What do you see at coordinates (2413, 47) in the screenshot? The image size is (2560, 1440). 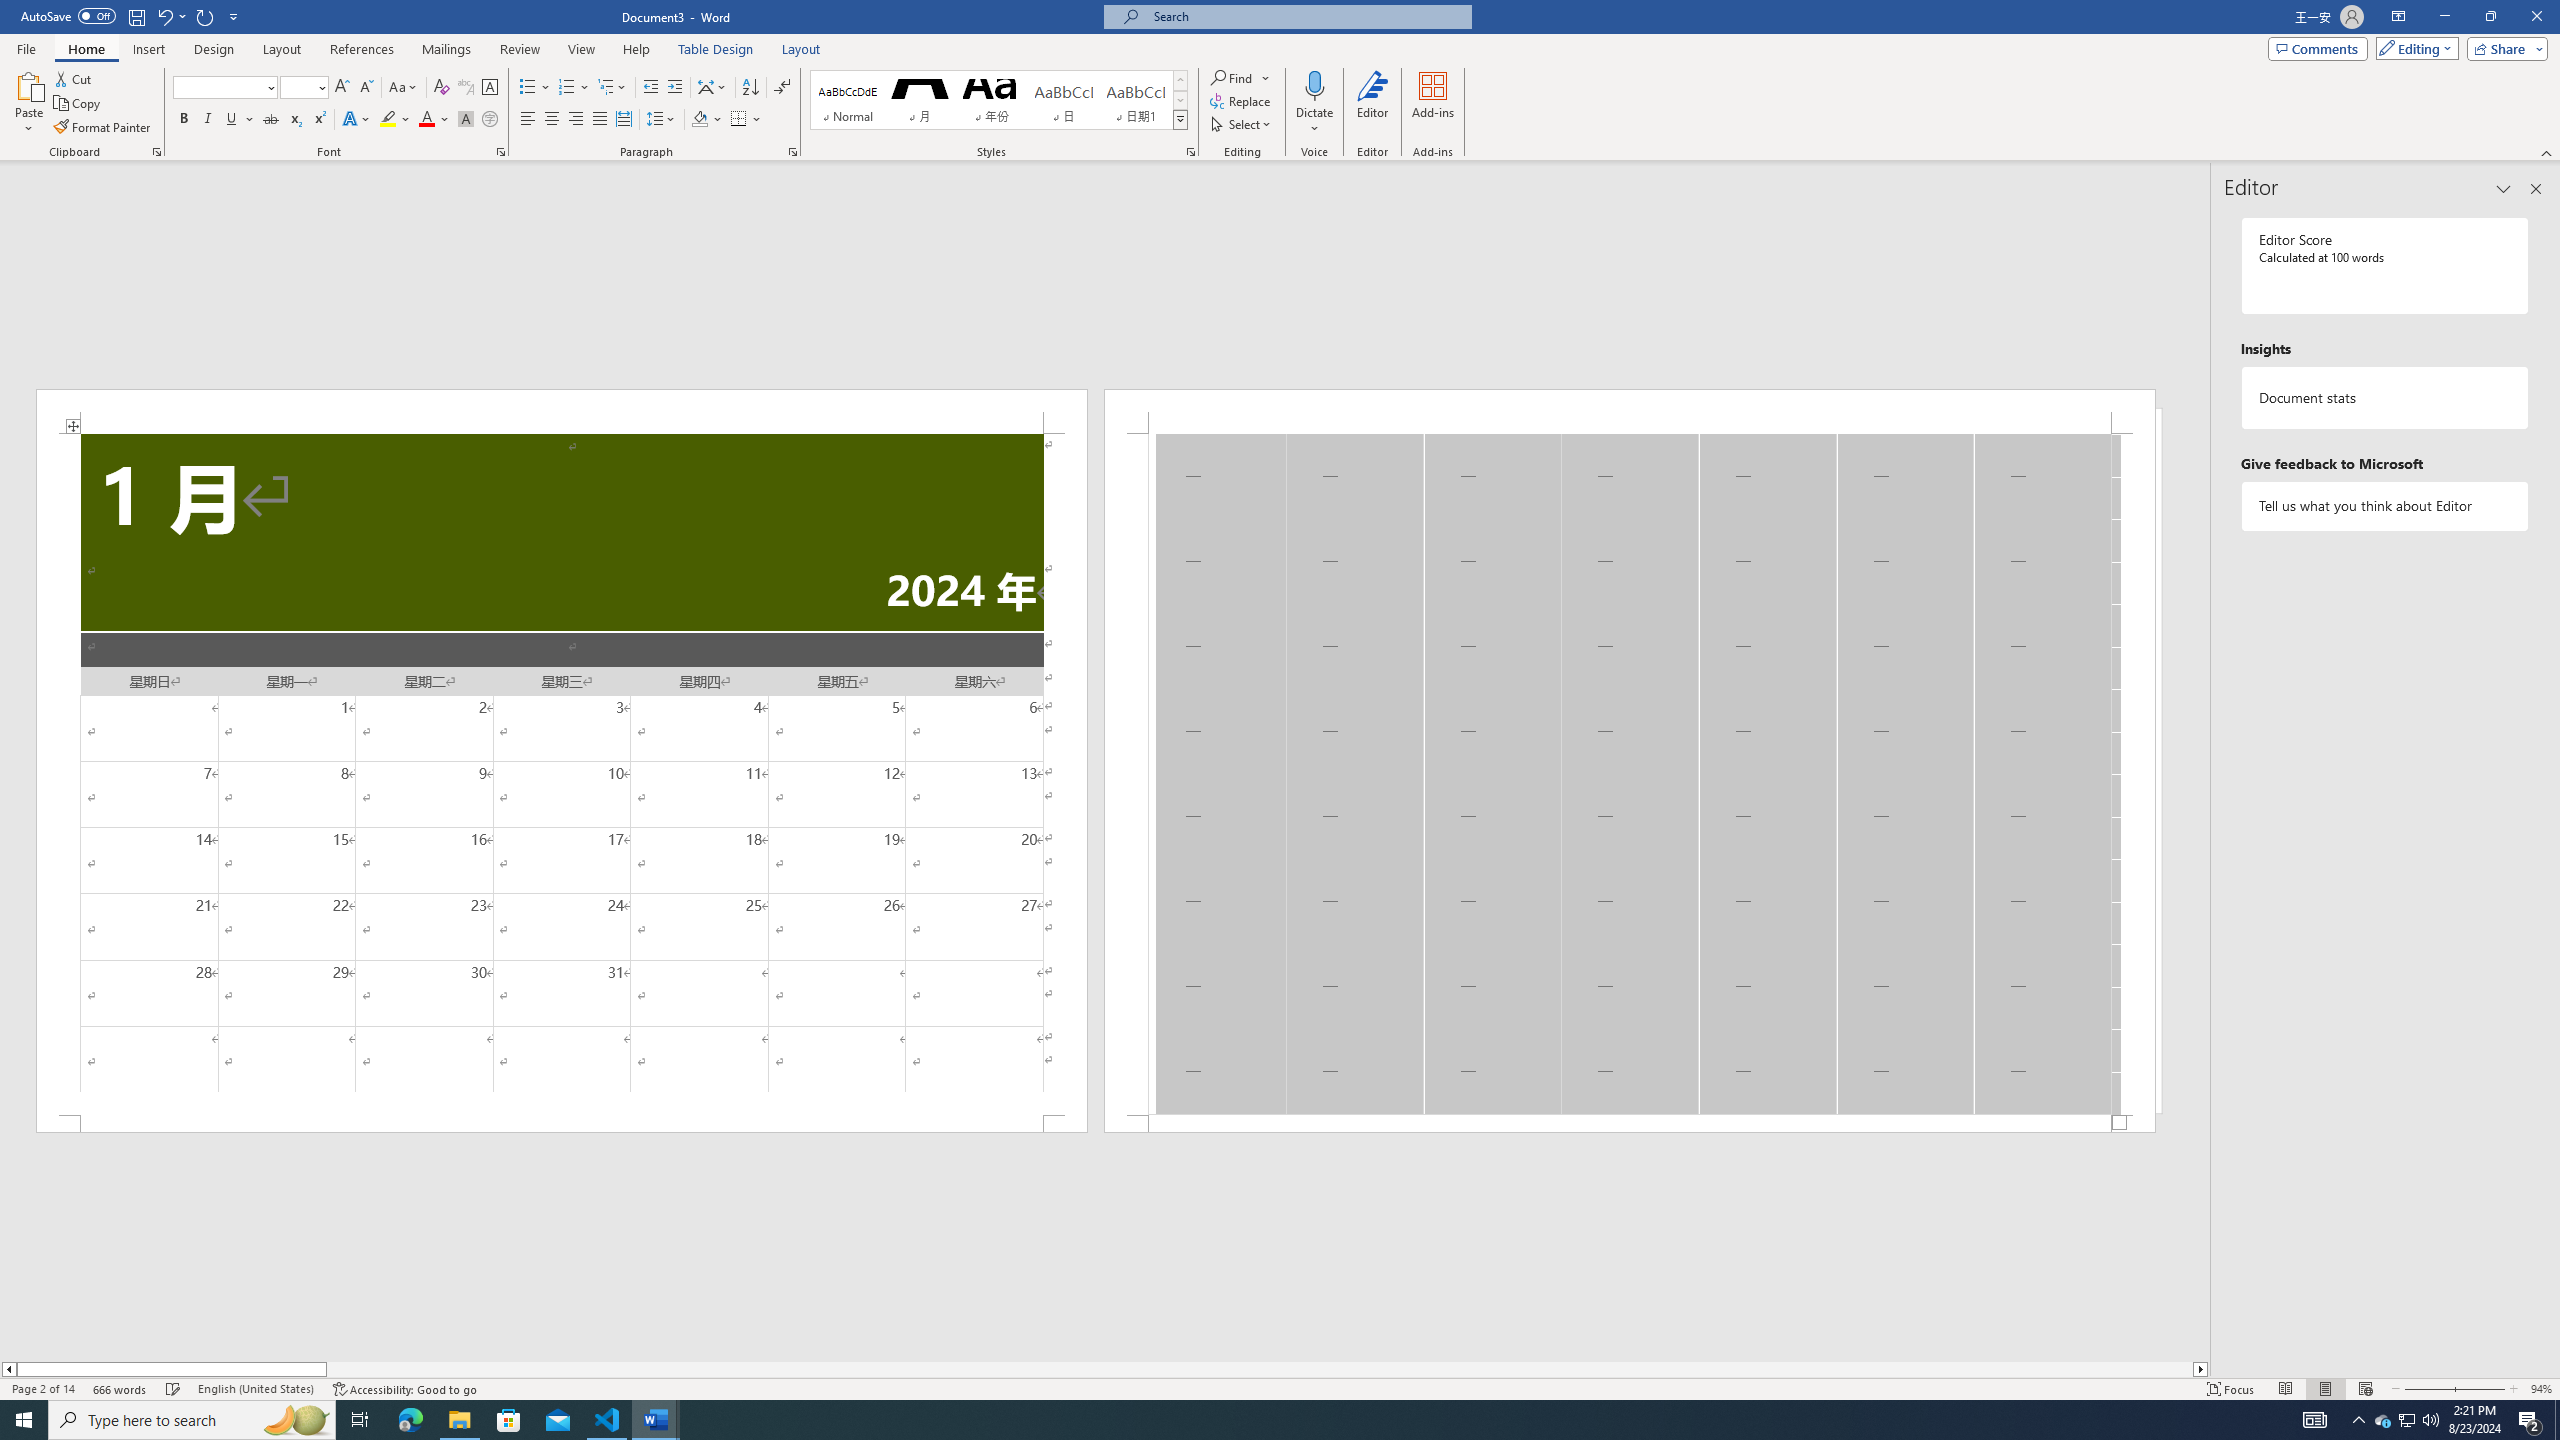 I see `'Mode'` at bounding box center [2413, 47].